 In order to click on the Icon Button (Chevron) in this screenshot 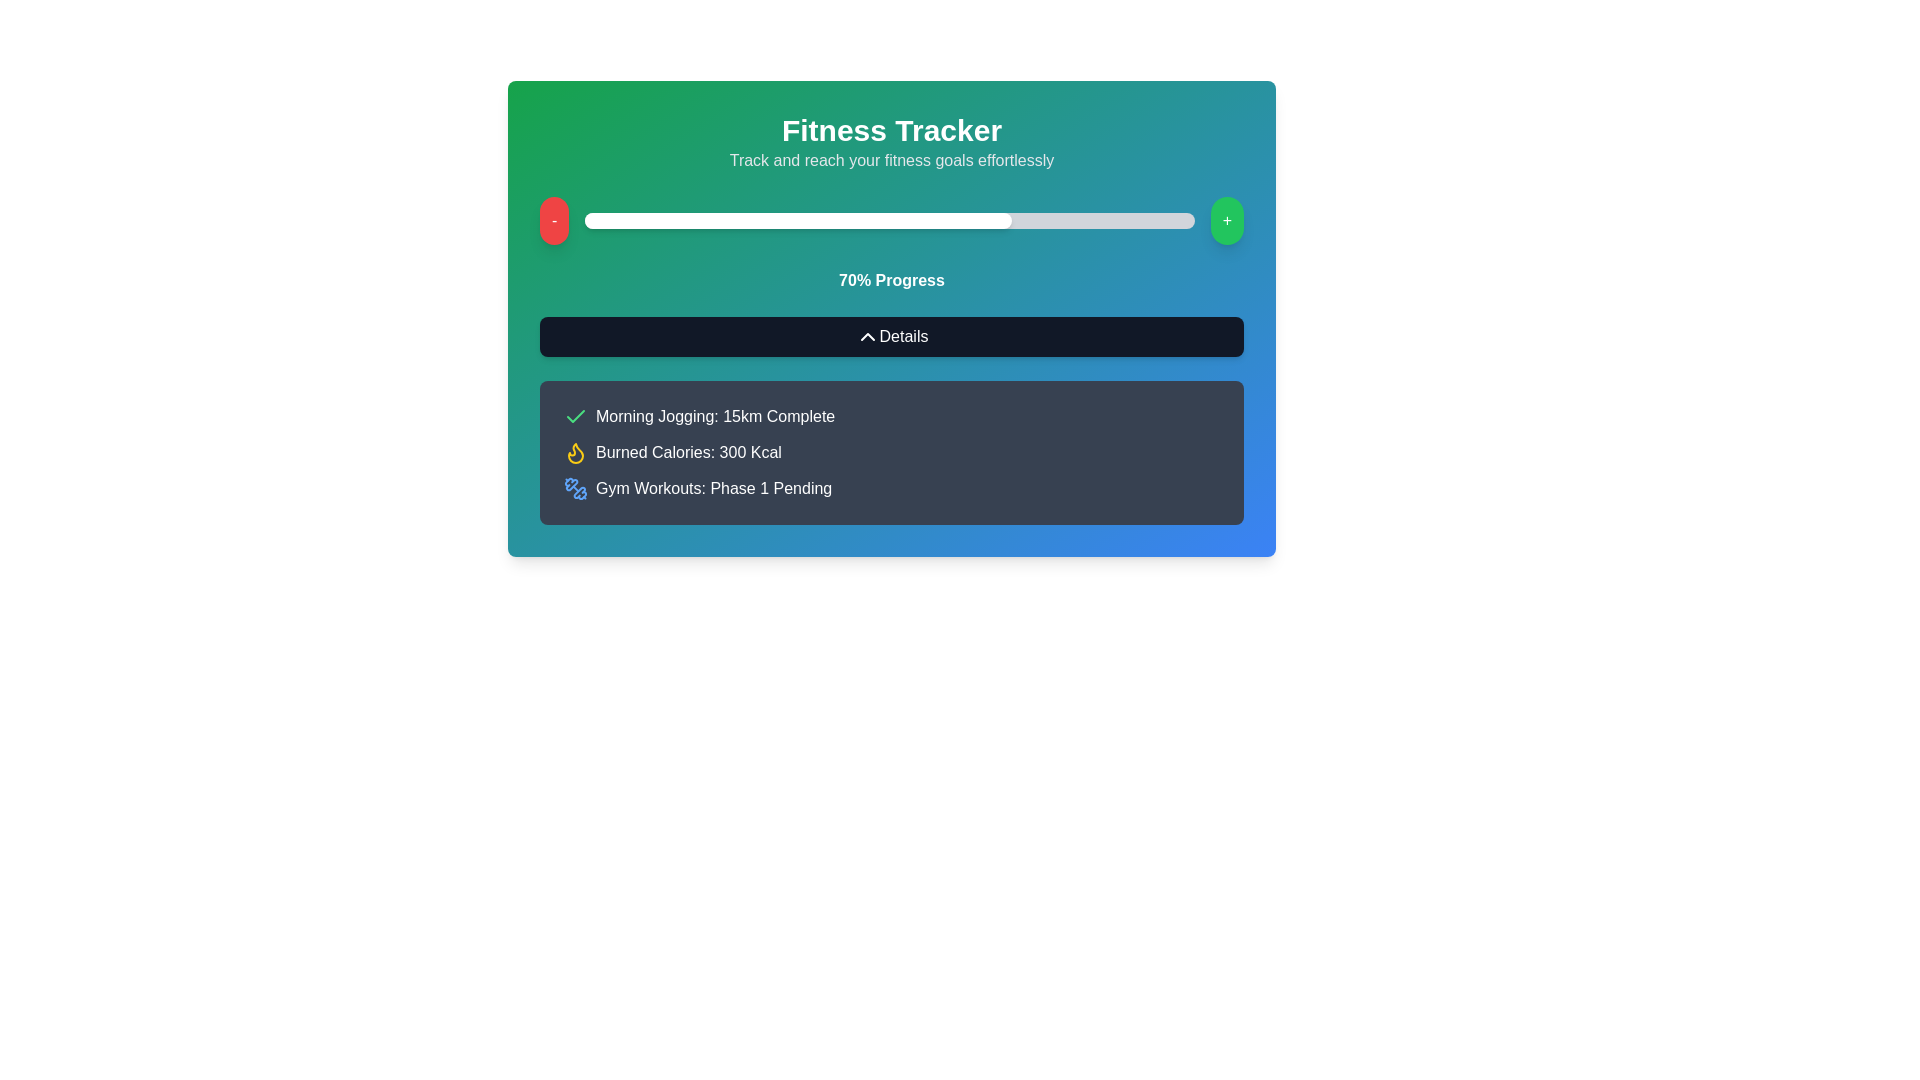, I will do `click(867, 335)`.